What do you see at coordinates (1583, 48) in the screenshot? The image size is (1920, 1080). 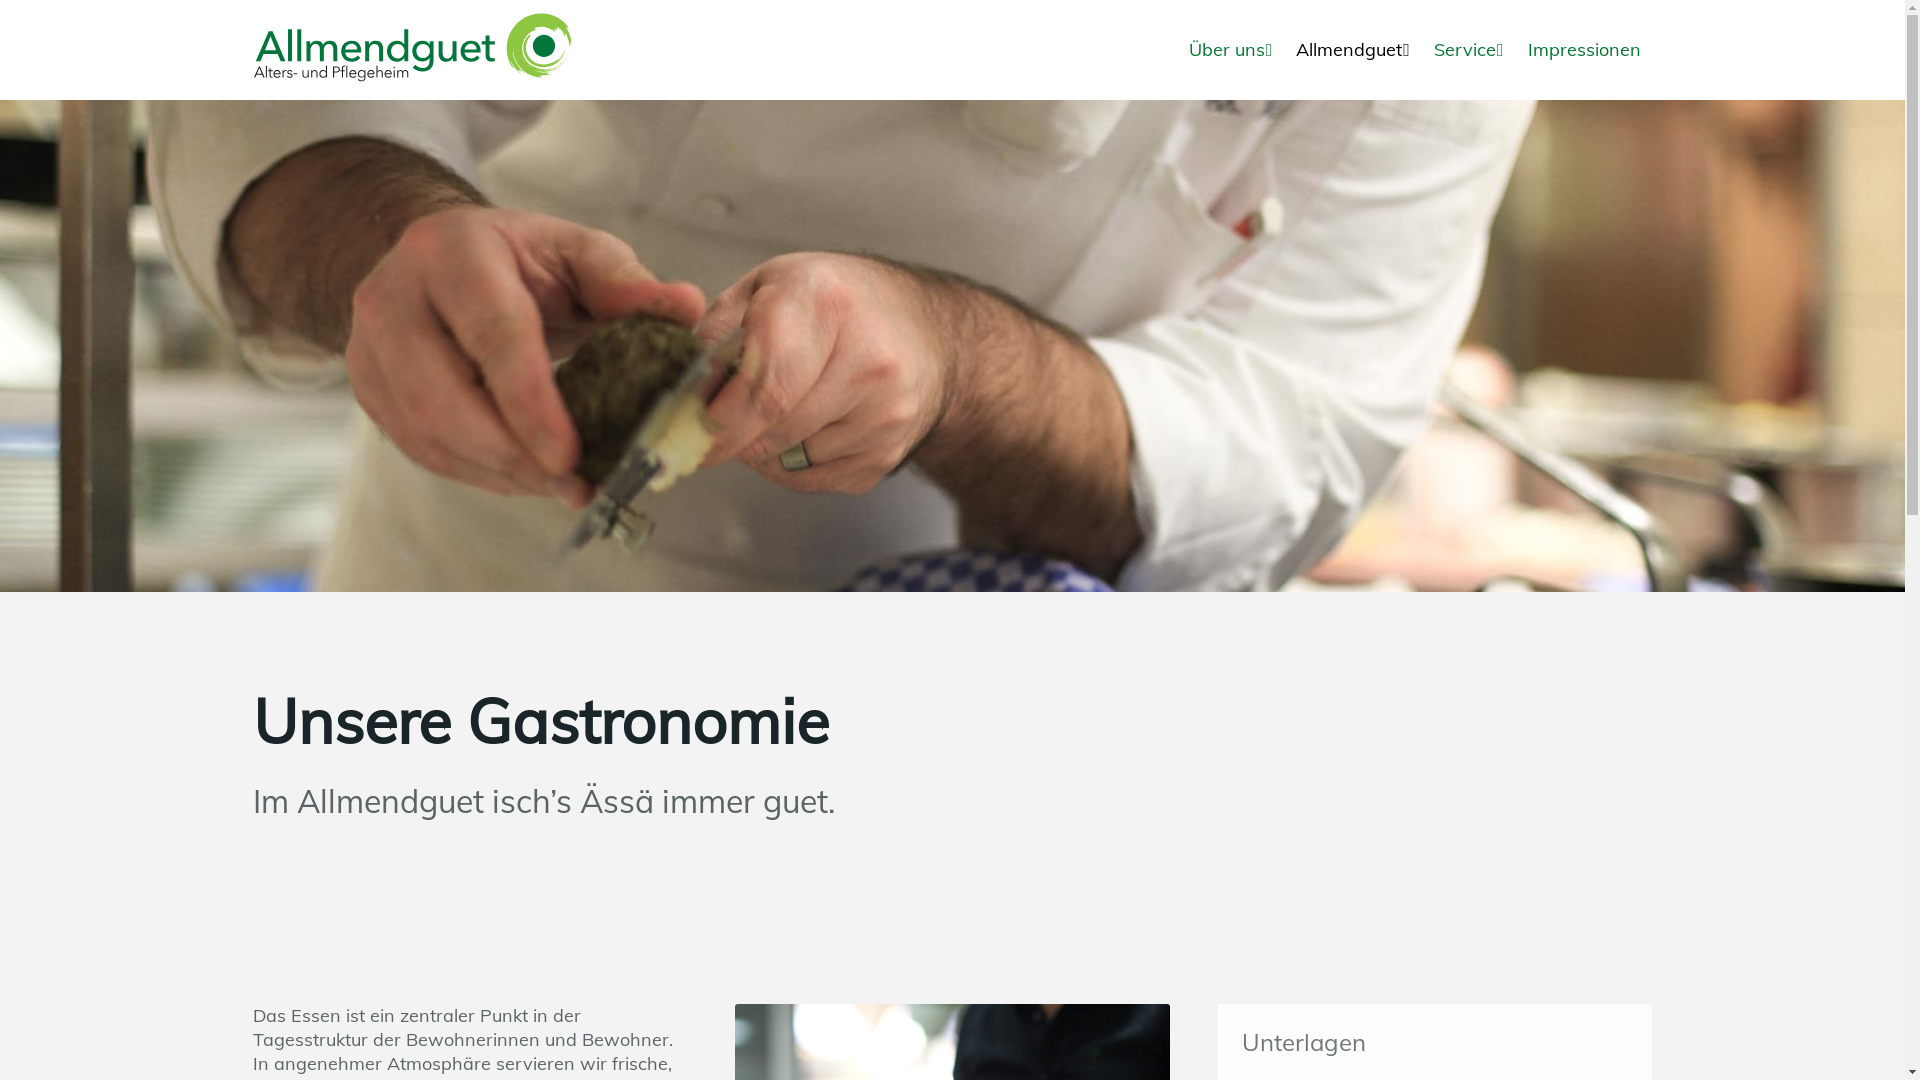 I see `'Impressionen'` at bounding box center [1583, 48].